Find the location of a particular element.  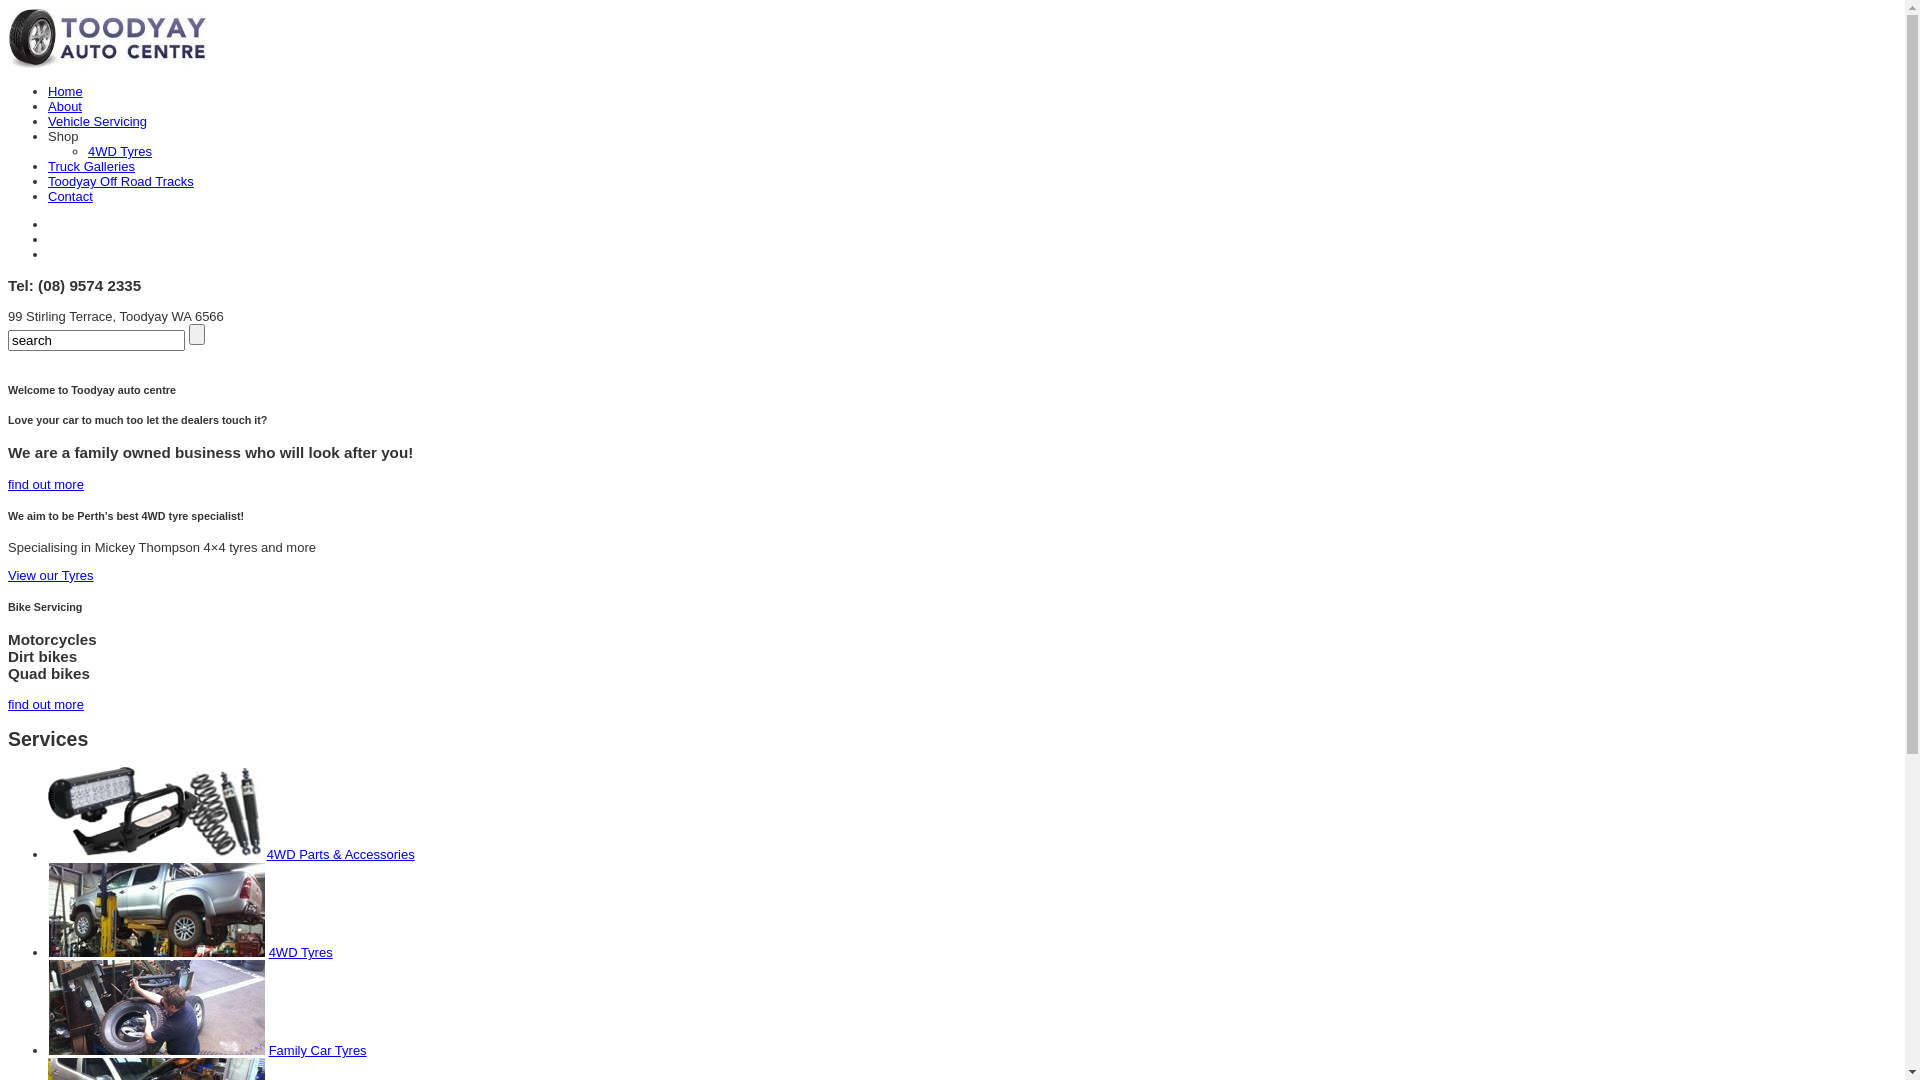

'Home' is located at coordinates (65, 91).